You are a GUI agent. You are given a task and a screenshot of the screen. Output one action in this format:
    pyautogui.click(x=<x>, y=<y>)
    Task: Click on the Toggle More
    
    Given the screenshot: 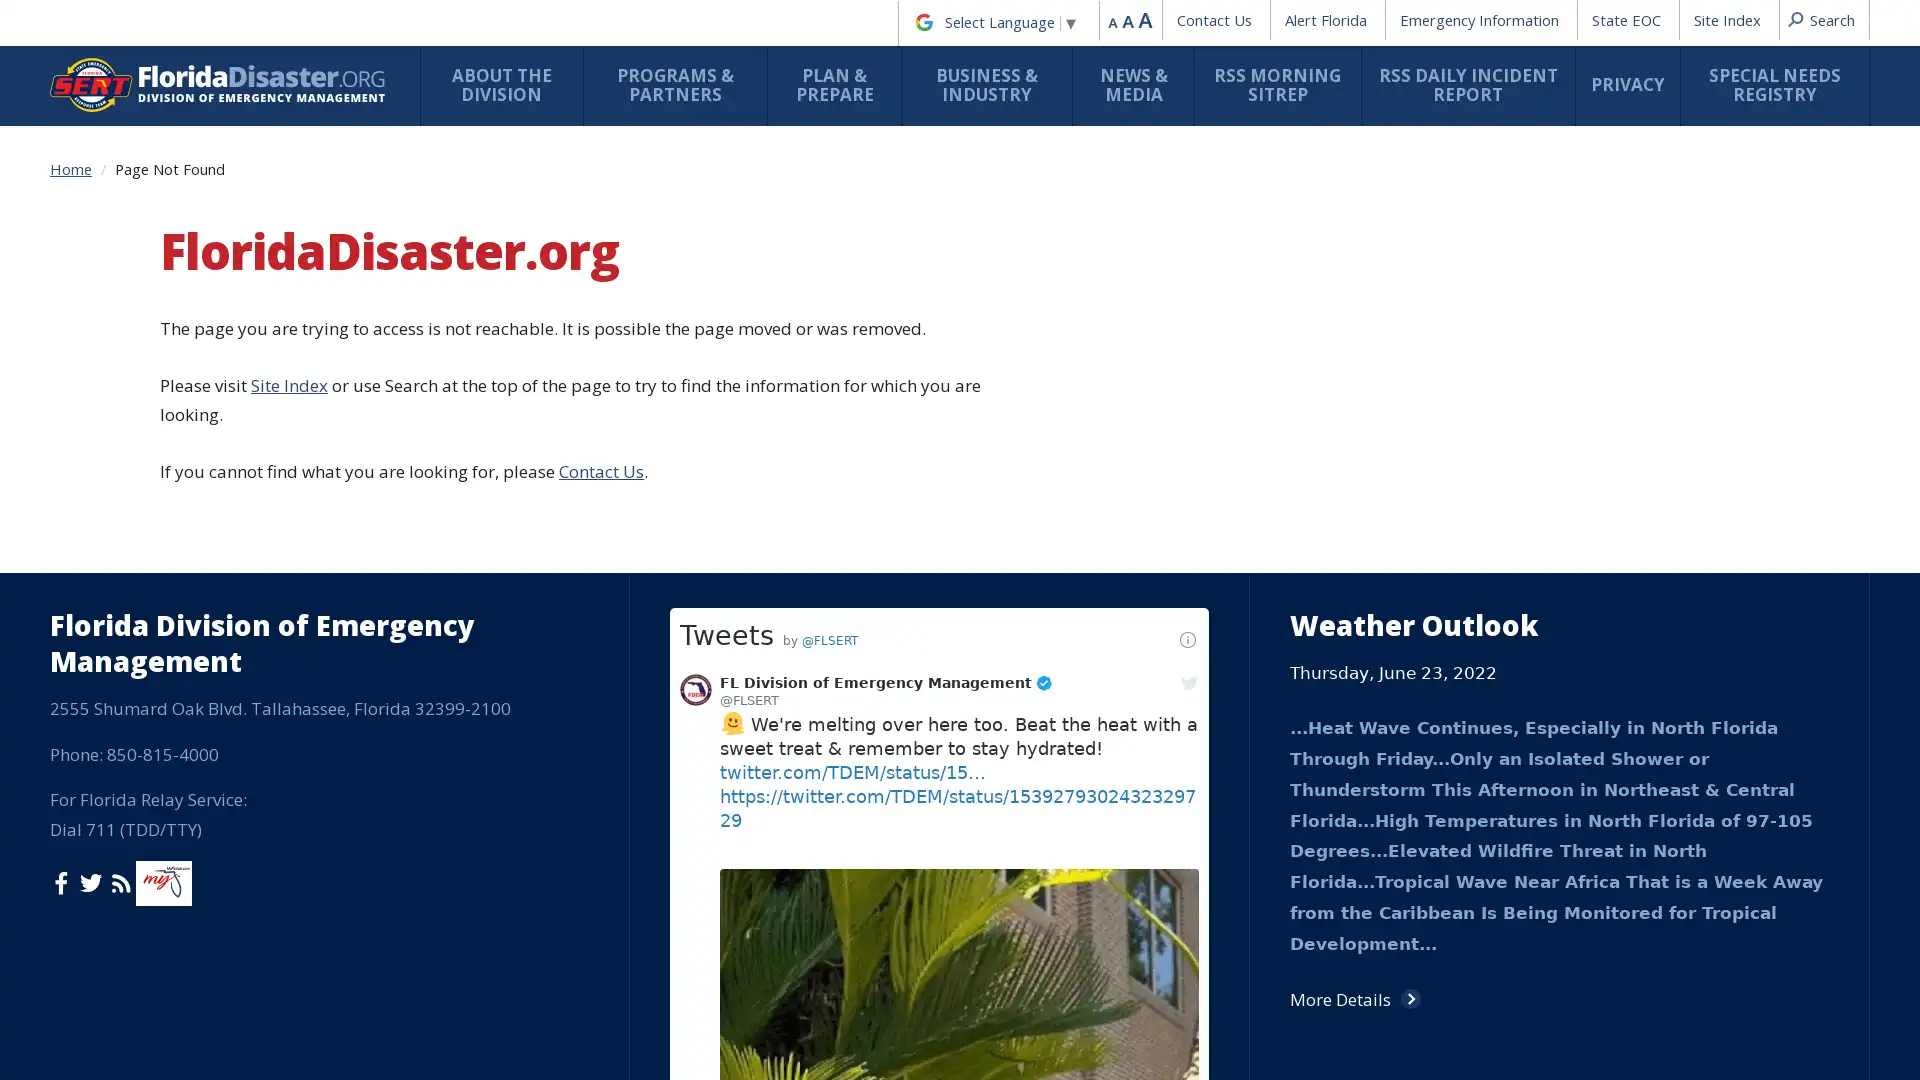 What is the action you would take?
    pyautogui.click(x=801, y=332)
    